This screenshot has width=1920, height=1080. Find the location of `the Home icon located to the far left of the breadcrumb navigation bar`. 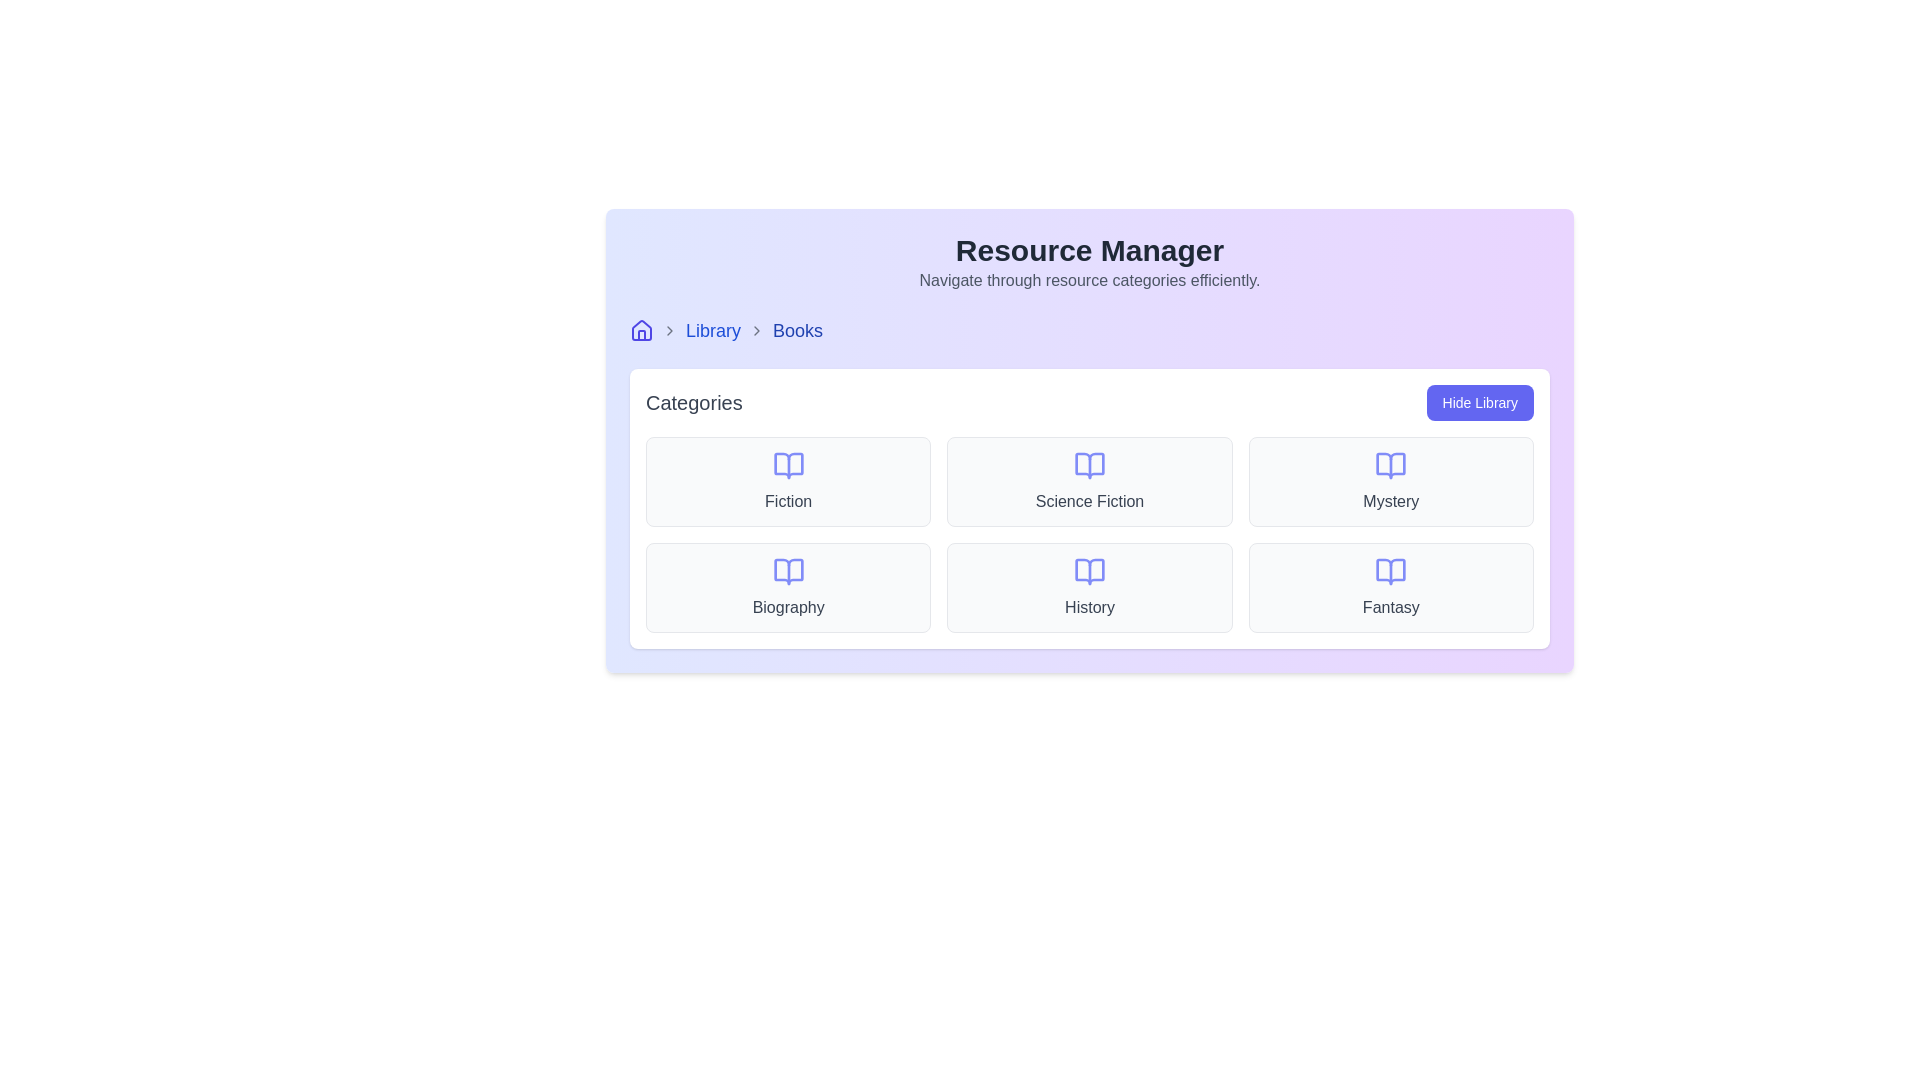

the Home icon located to the far left of the breadcrumb navigation bar is located at coordinates (642, 330).